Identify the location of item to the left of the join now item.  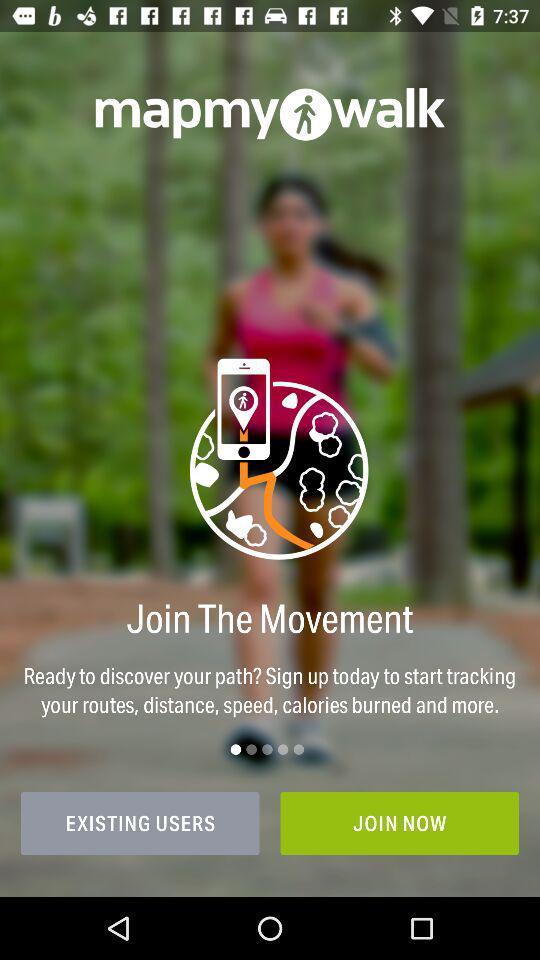
(139, 823).